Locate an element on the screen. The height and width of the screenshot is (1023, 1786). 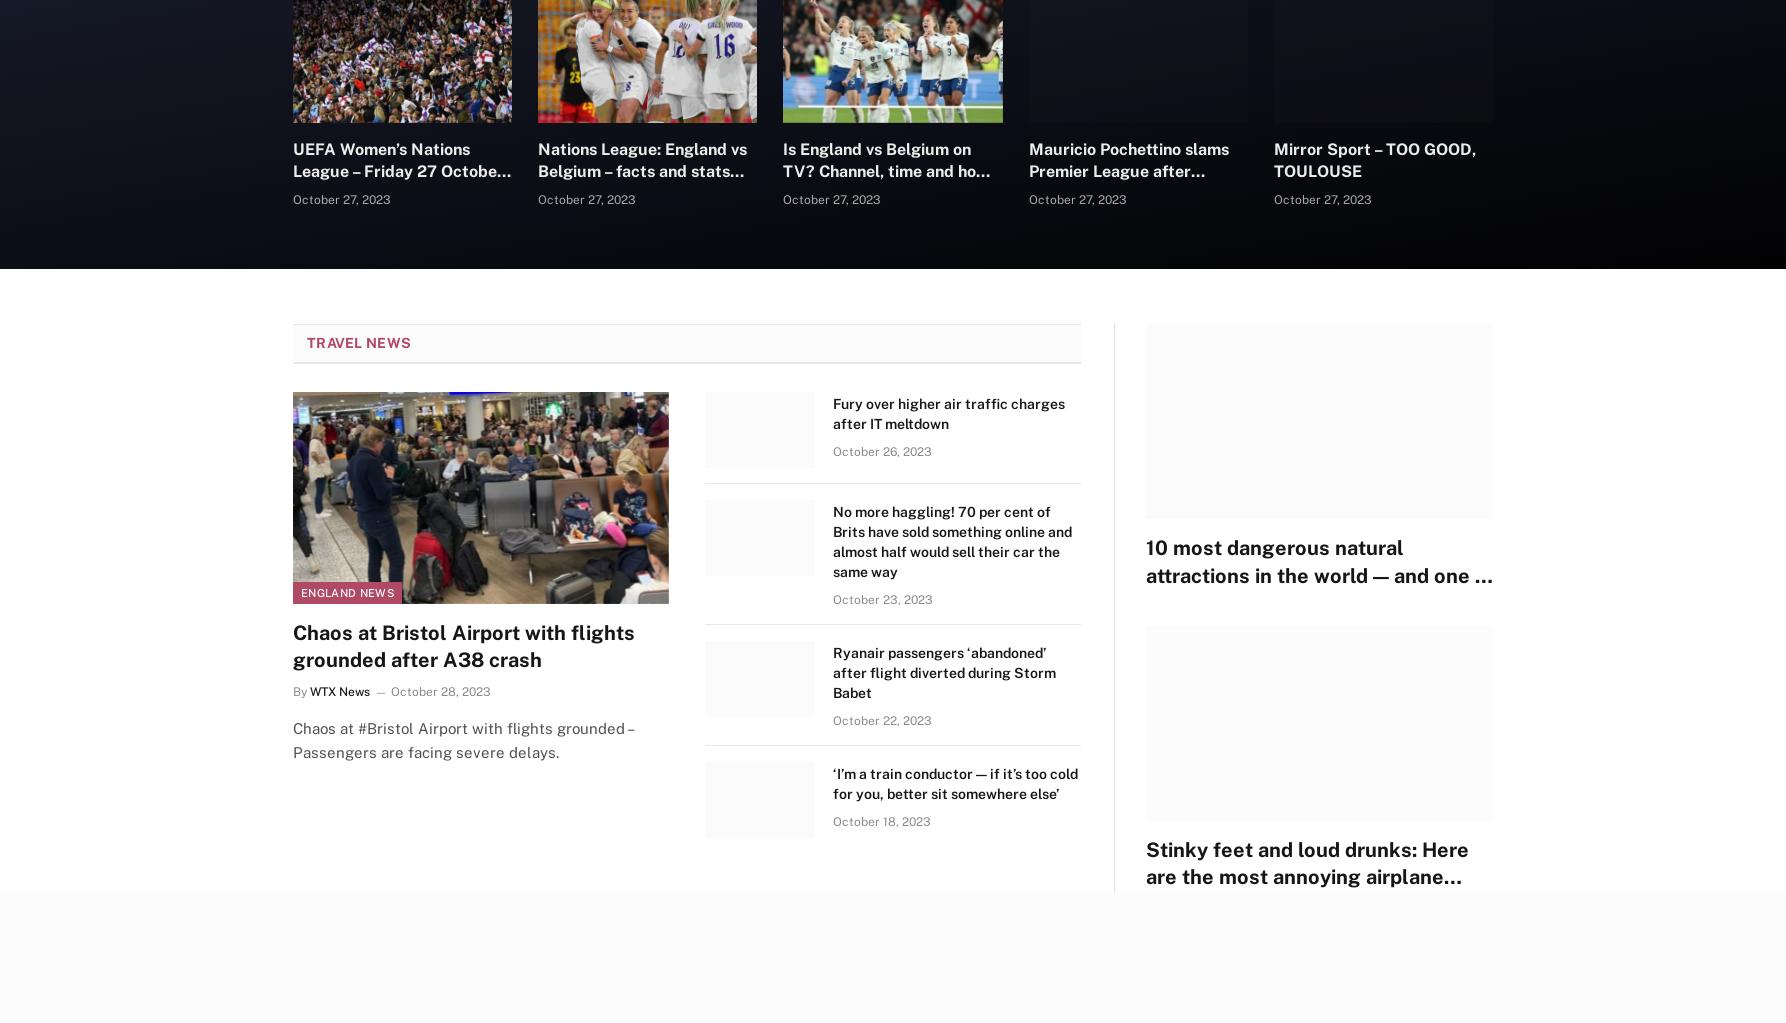
'October 18, 2023' is located at coordinates (831, 821).